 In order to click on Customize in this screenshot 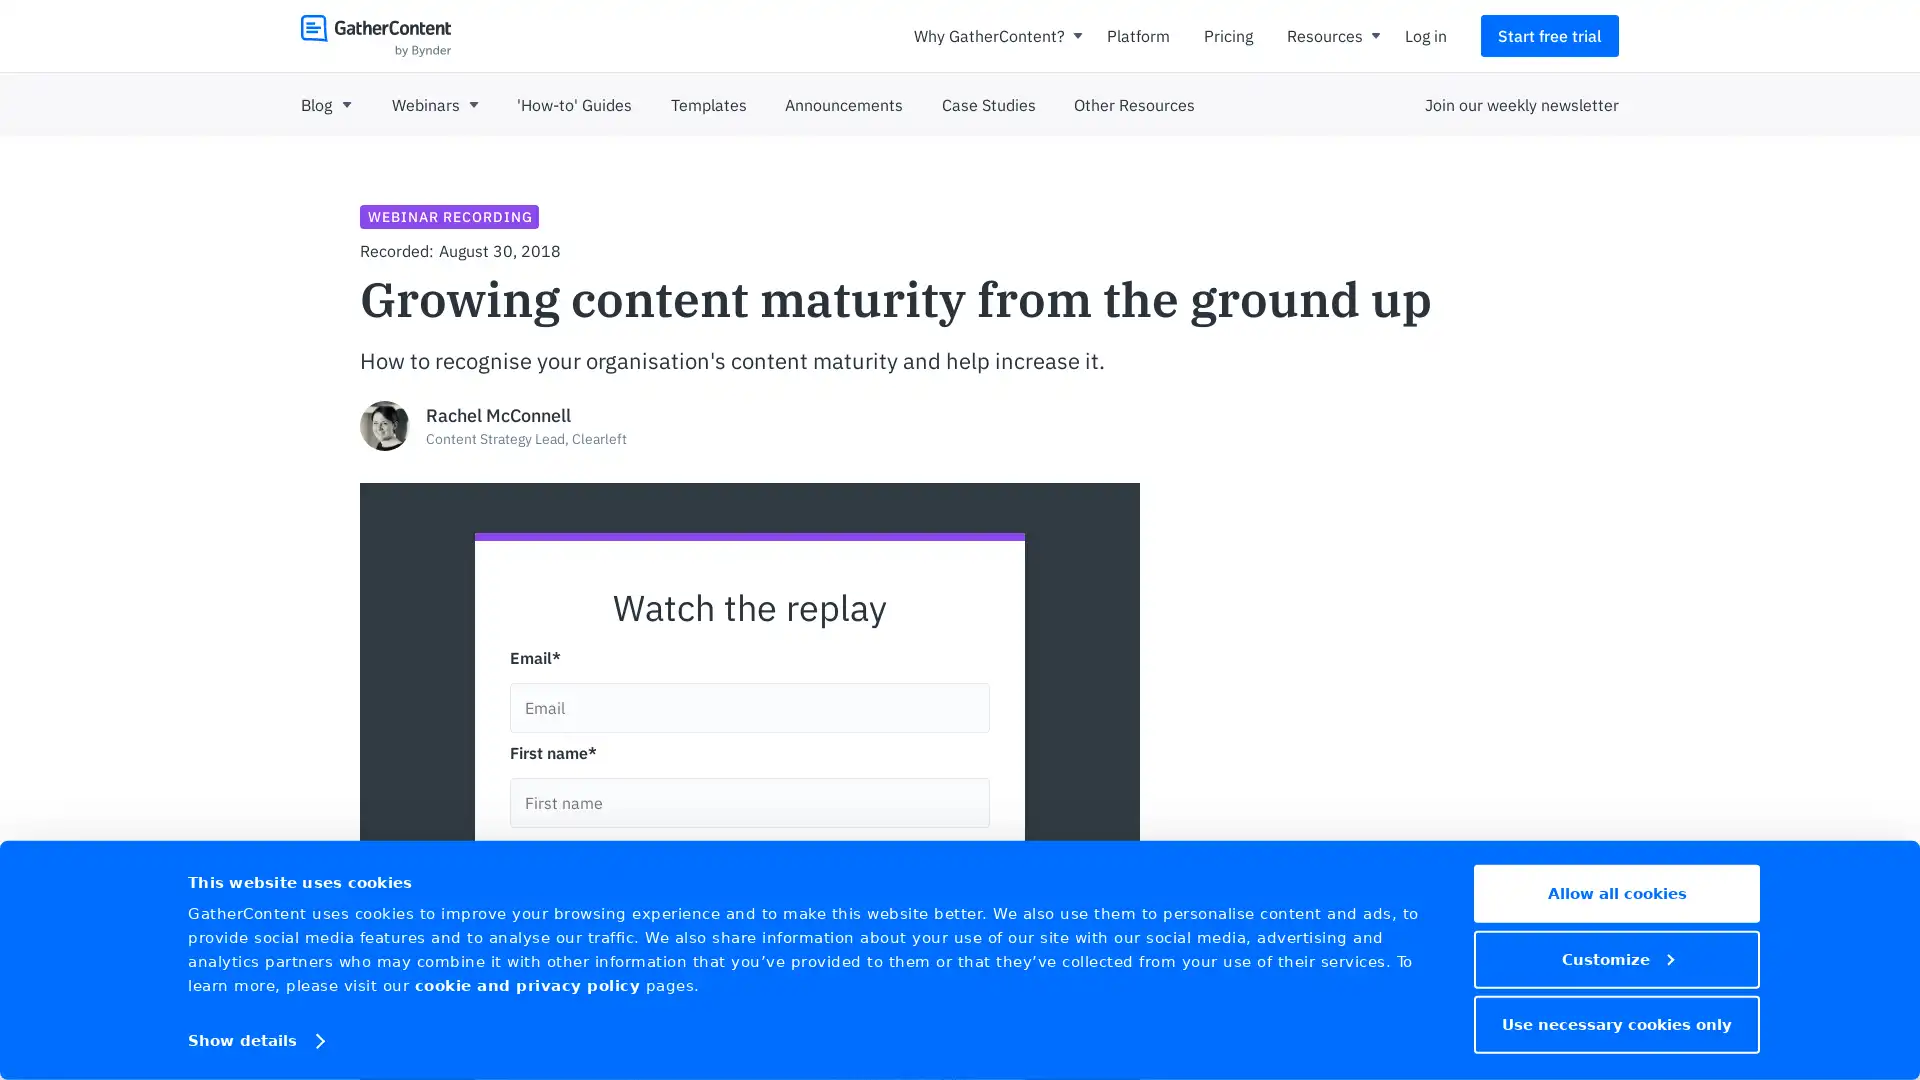, I will do `click(1617, 958)`.